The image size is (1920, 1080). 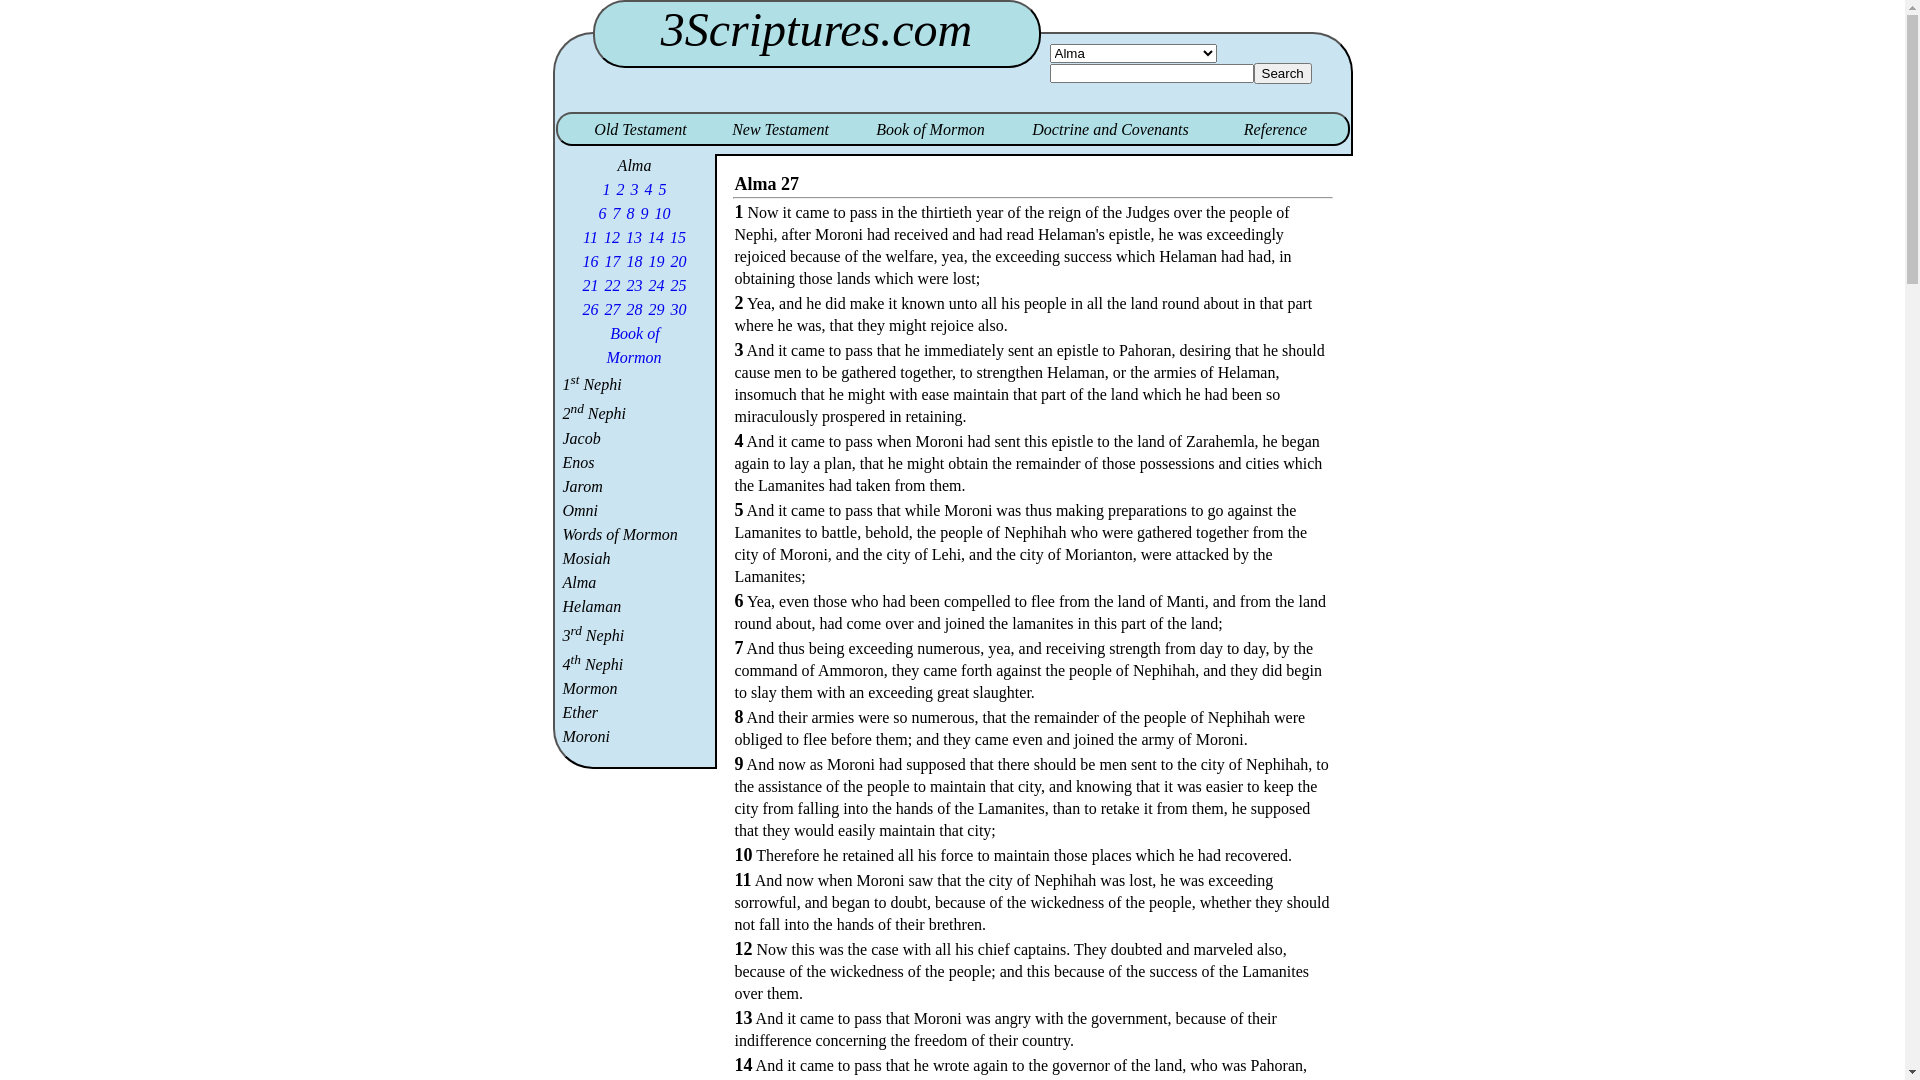 I want to click on '29', so click(x=657, y=309).